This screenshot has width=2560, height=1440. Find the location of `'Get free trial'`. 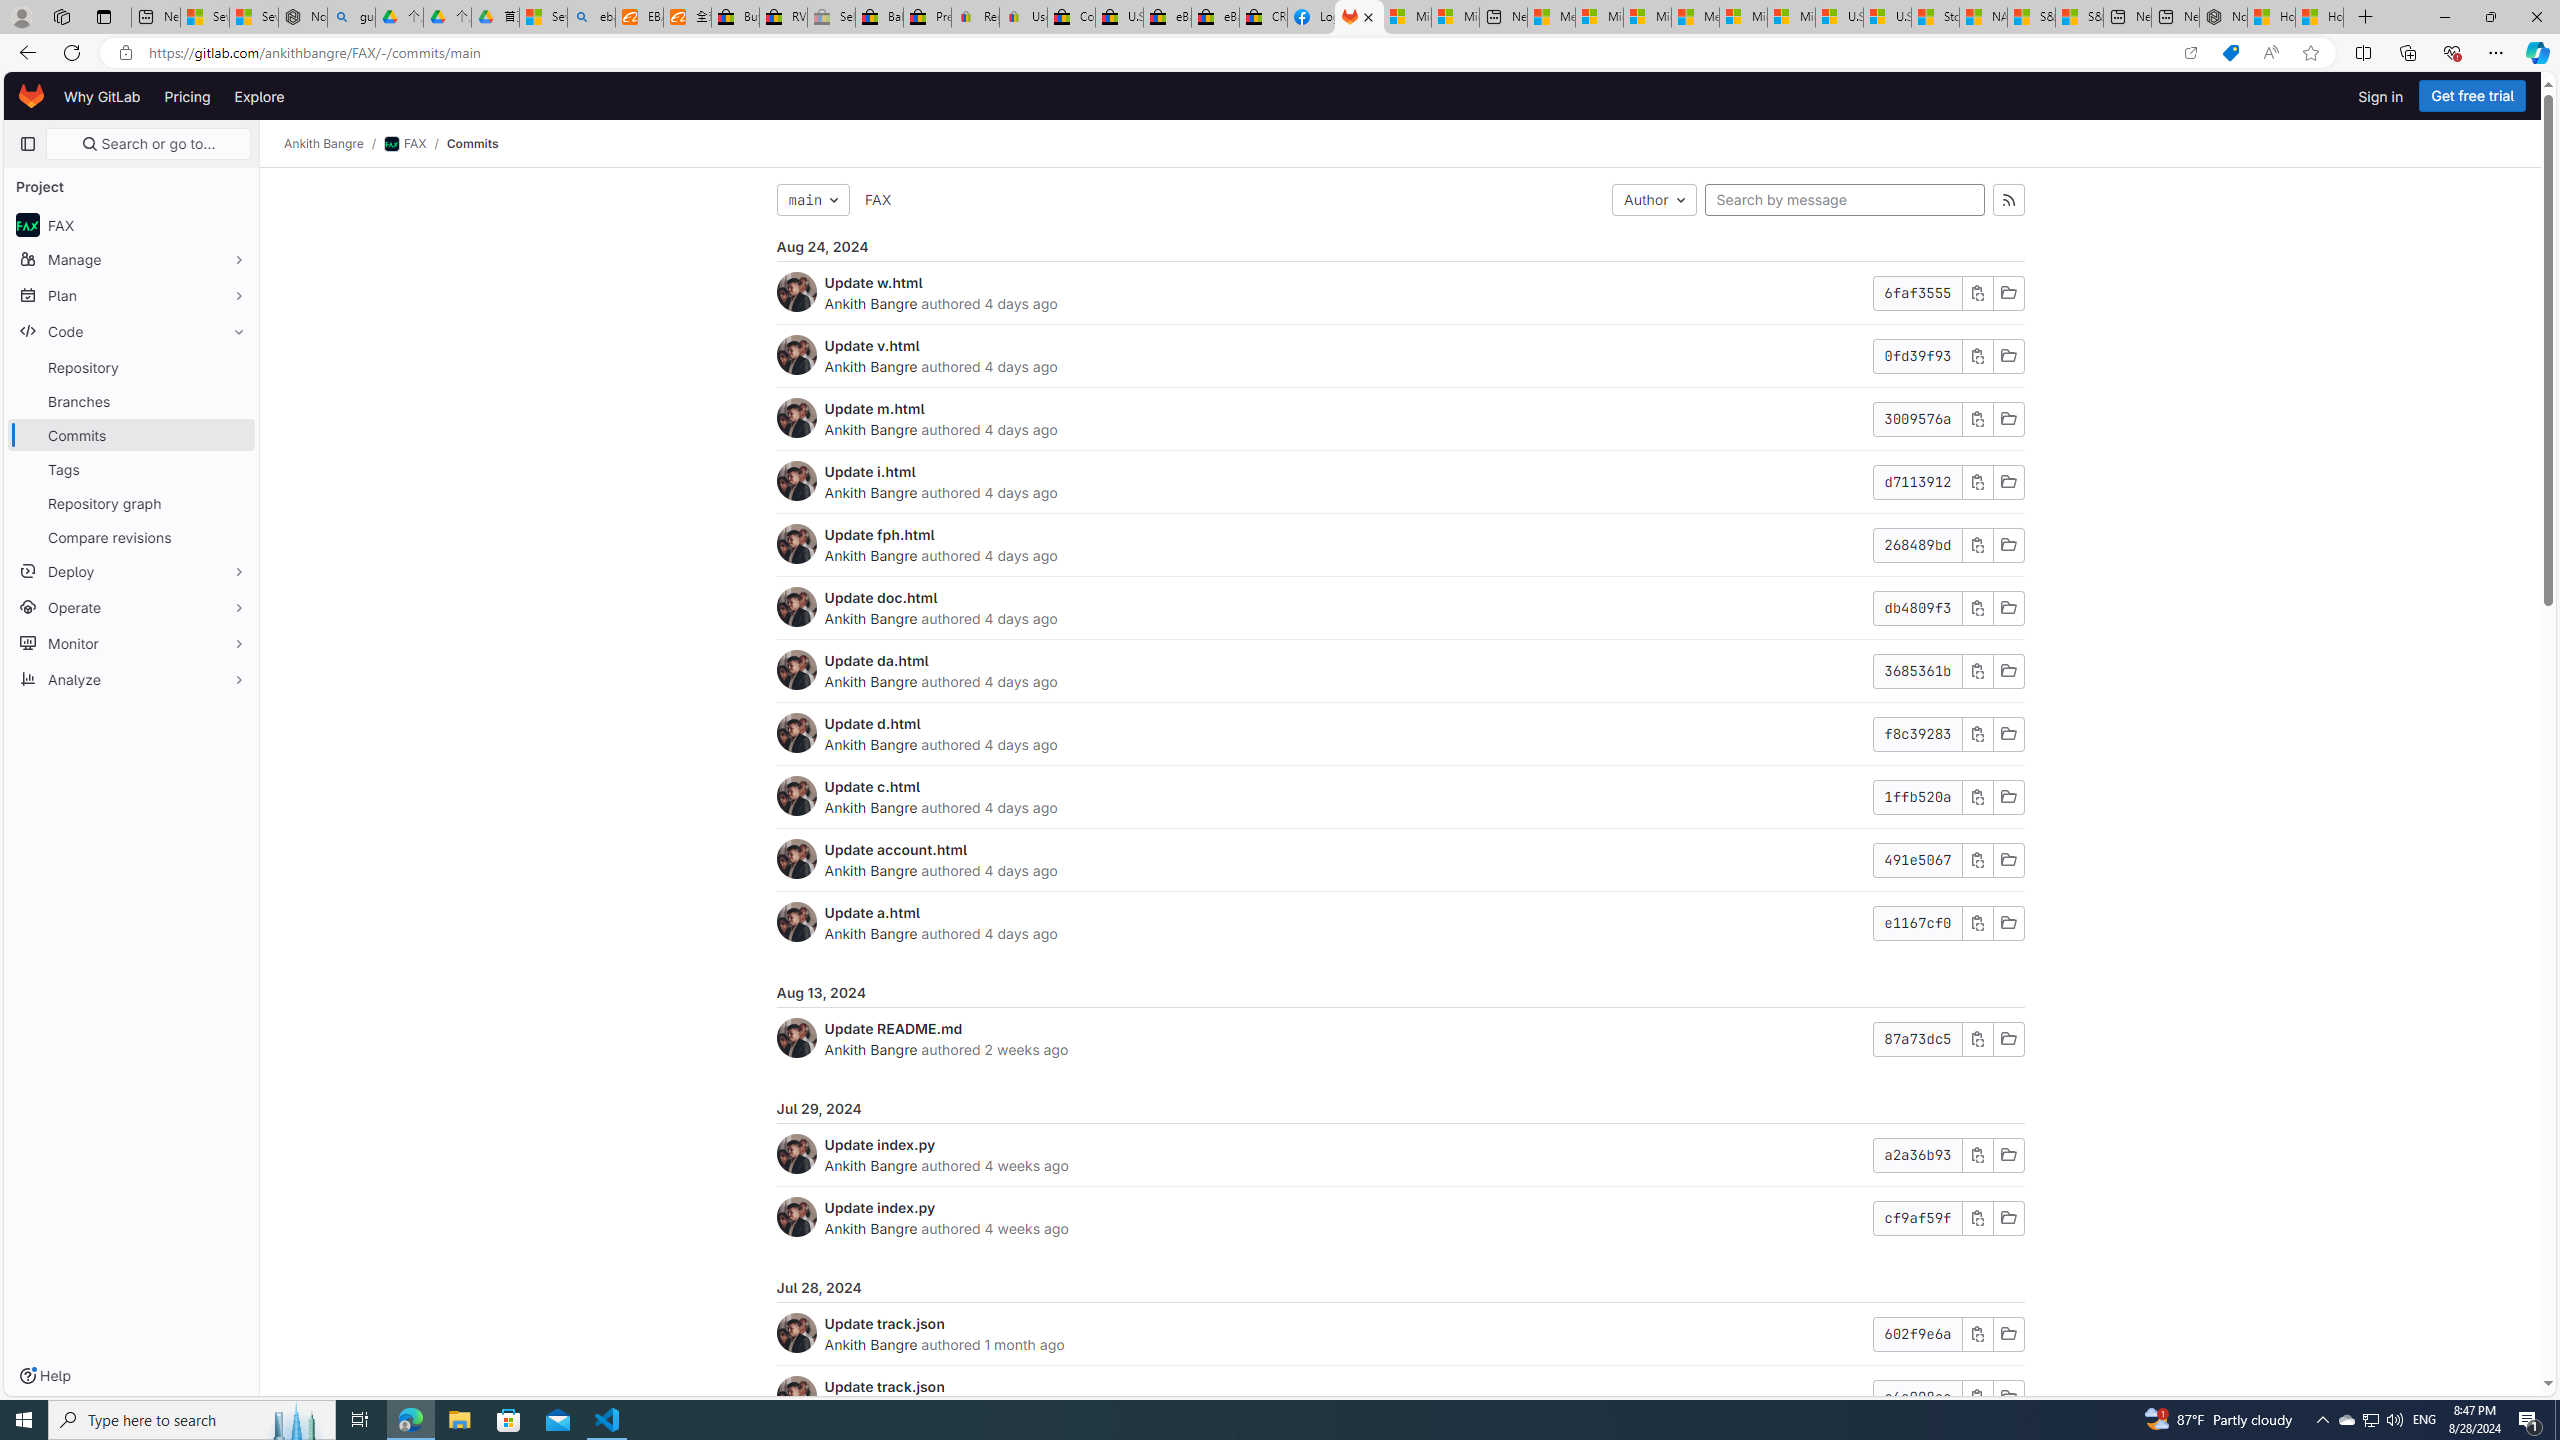

'Get free trial' is located at coordinates (2471, 95).